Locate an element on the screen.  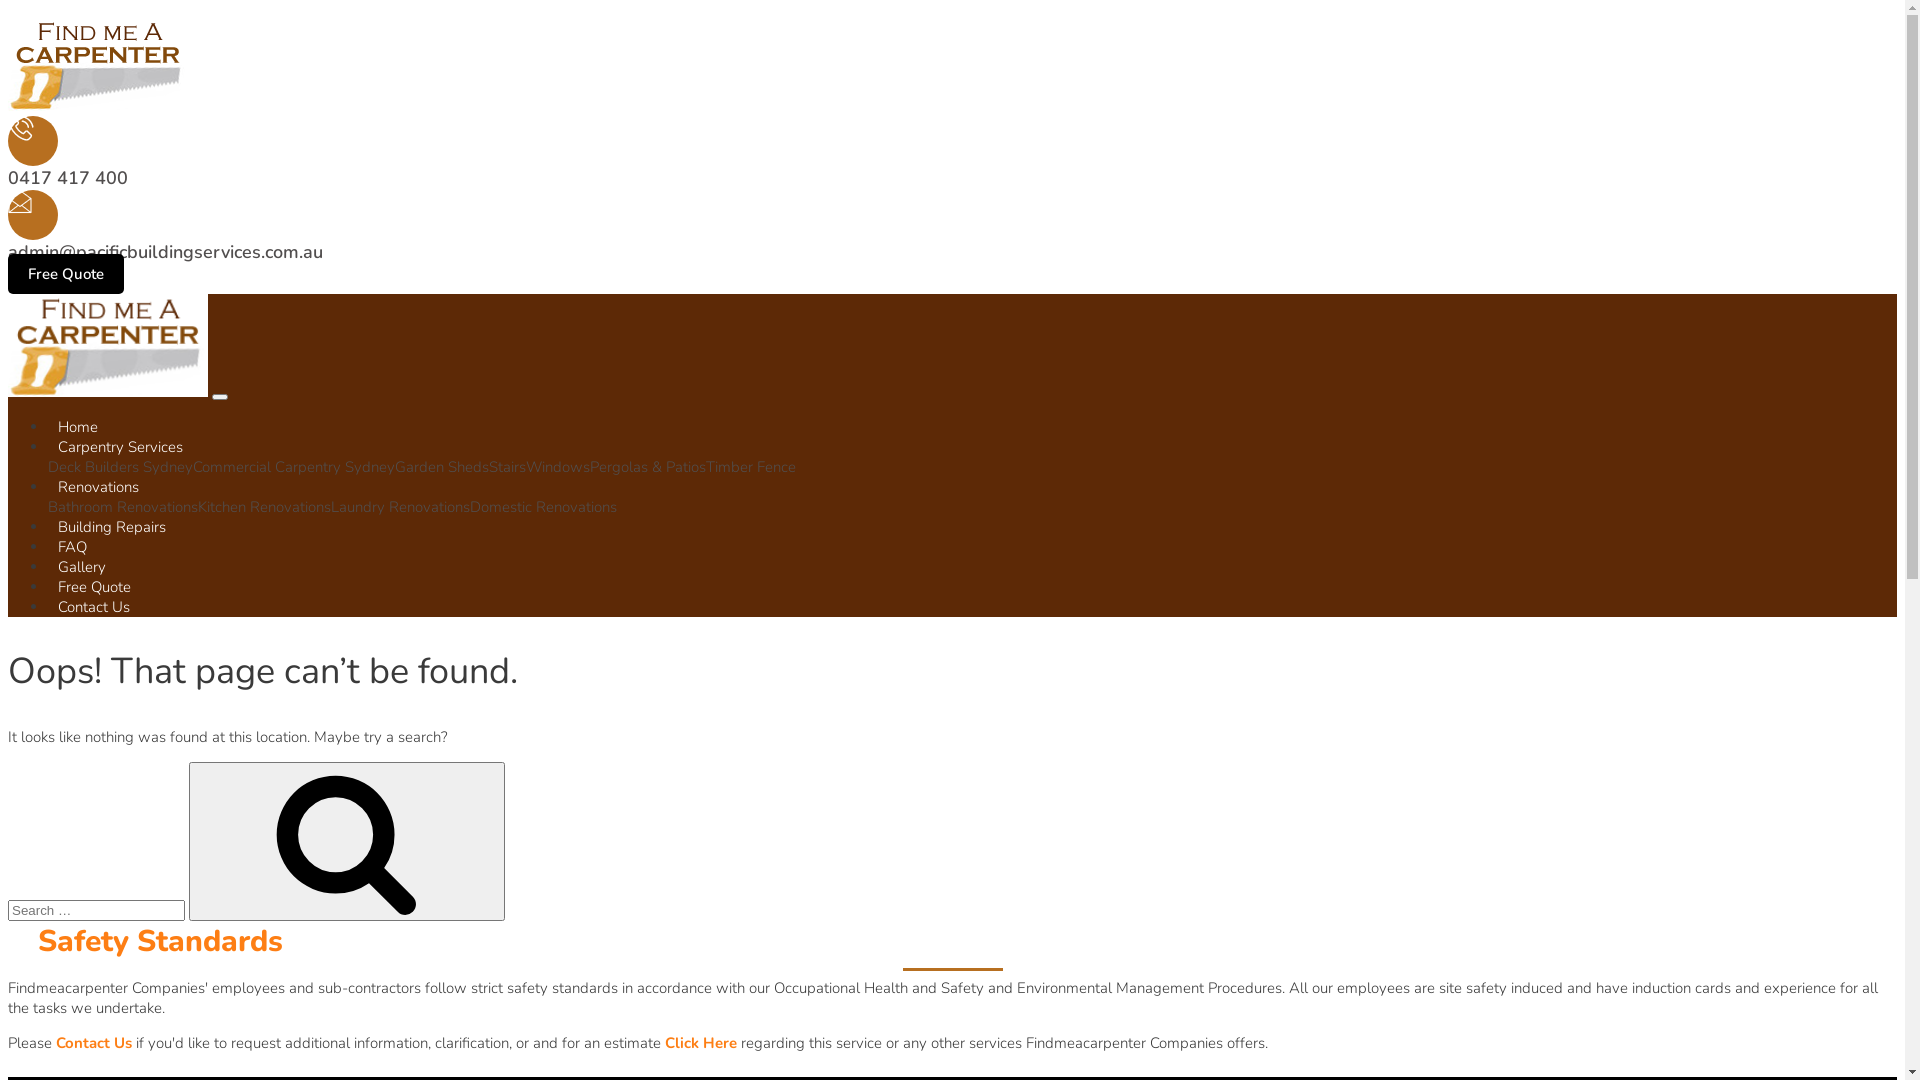
'Windows' is located at coordinates (557, 466).